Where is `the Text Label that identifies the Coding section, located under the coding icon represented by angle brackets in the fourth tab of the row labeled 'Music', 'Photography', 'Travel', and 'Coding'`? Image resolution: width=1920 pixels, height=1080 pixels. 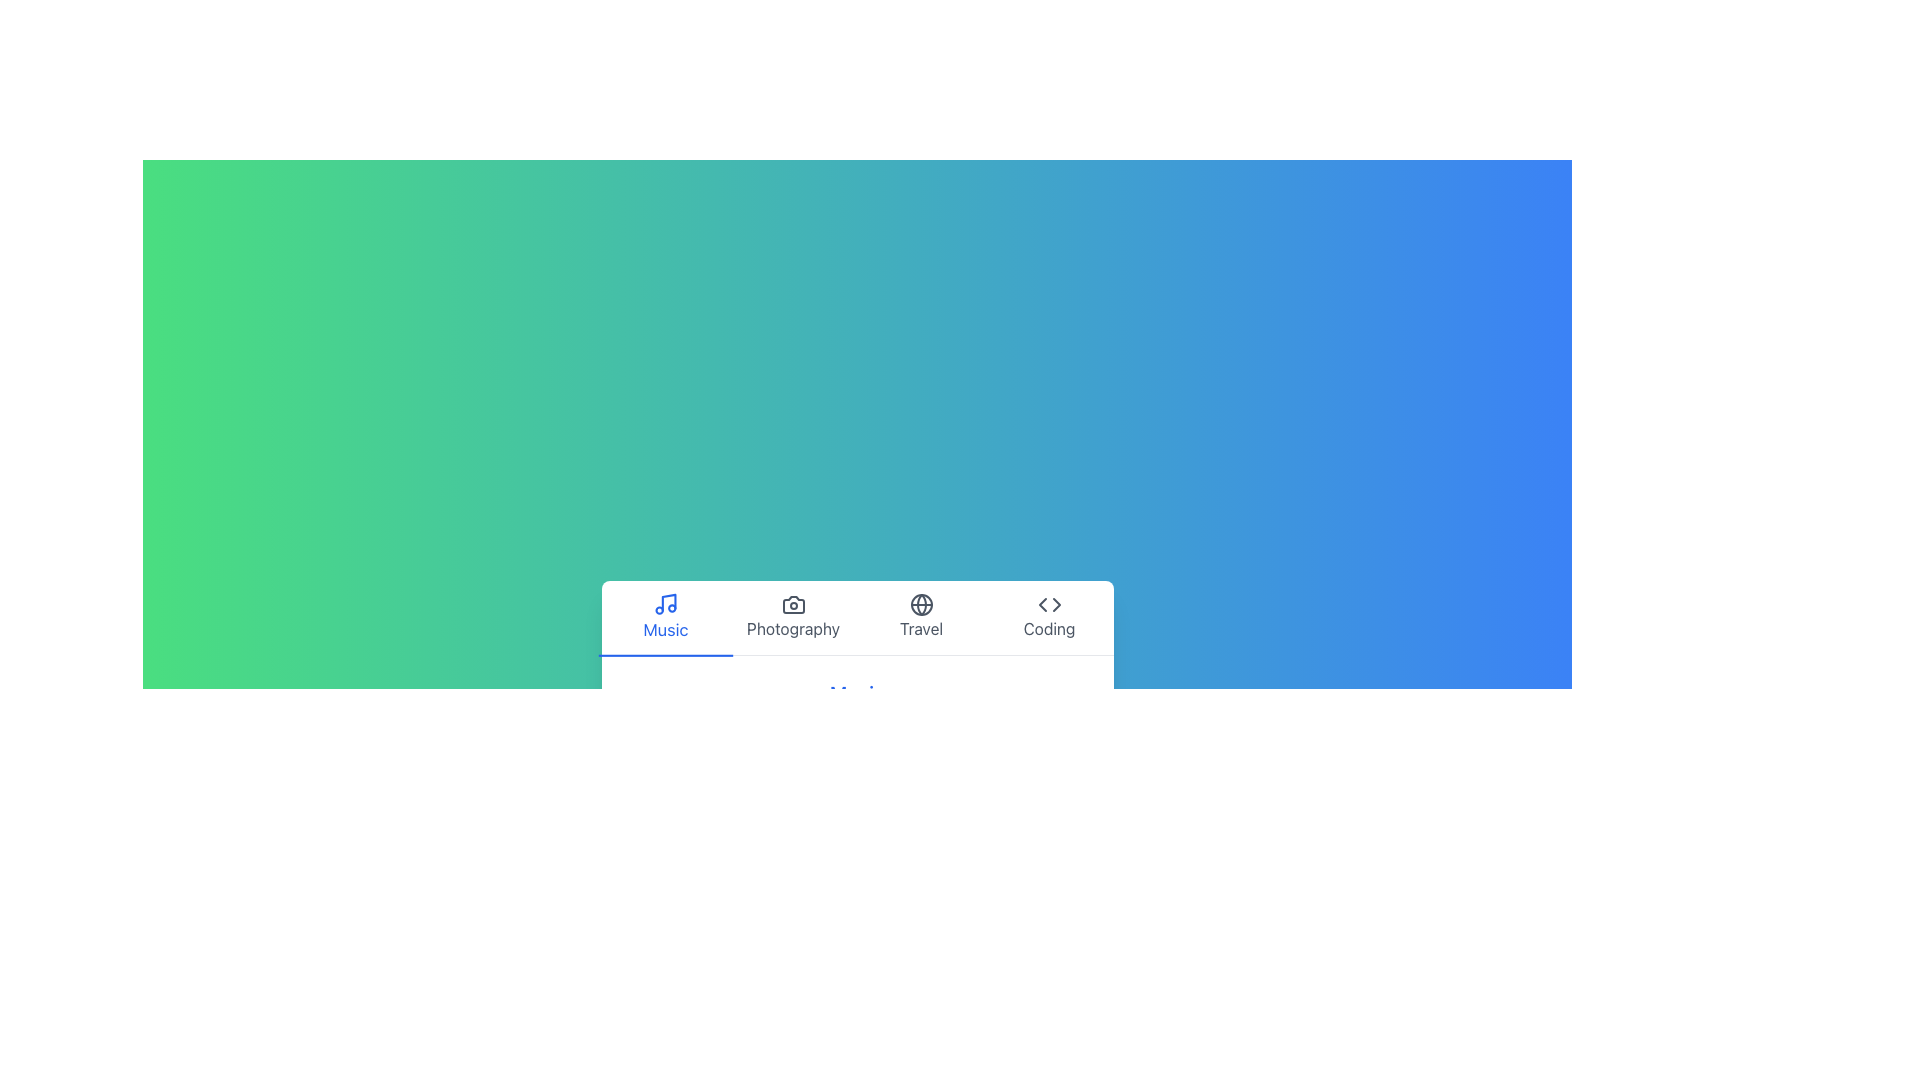 the Text Label that identifies the Coding section, located under the coding icon represented by angle brackets in the fourth tab of the row labeled 'Music', 'Photography', 'Travel', and 'Coding' is located at coordinates (1048, 627).